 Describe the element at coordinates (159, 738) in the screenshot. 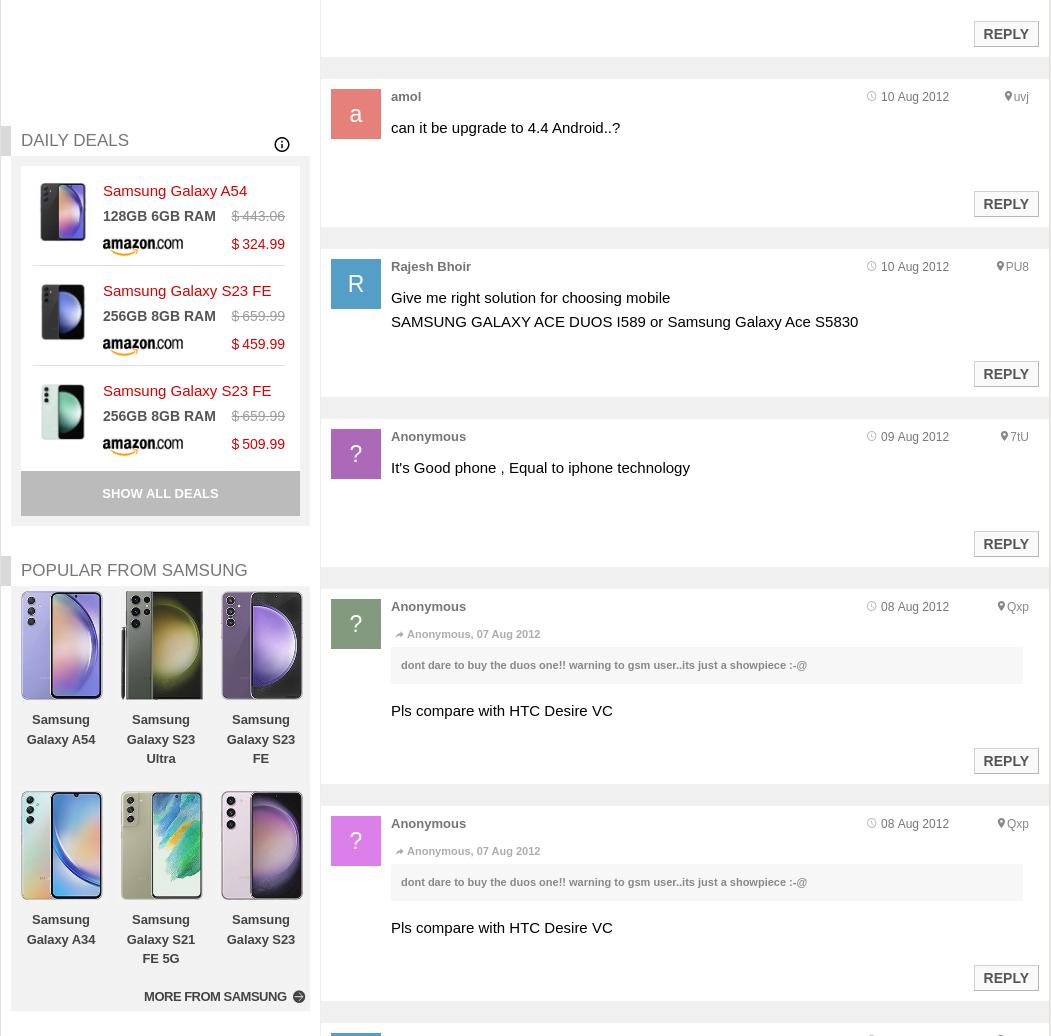

I see `'Samsung Galaxy S23 Ultra'` at that location.